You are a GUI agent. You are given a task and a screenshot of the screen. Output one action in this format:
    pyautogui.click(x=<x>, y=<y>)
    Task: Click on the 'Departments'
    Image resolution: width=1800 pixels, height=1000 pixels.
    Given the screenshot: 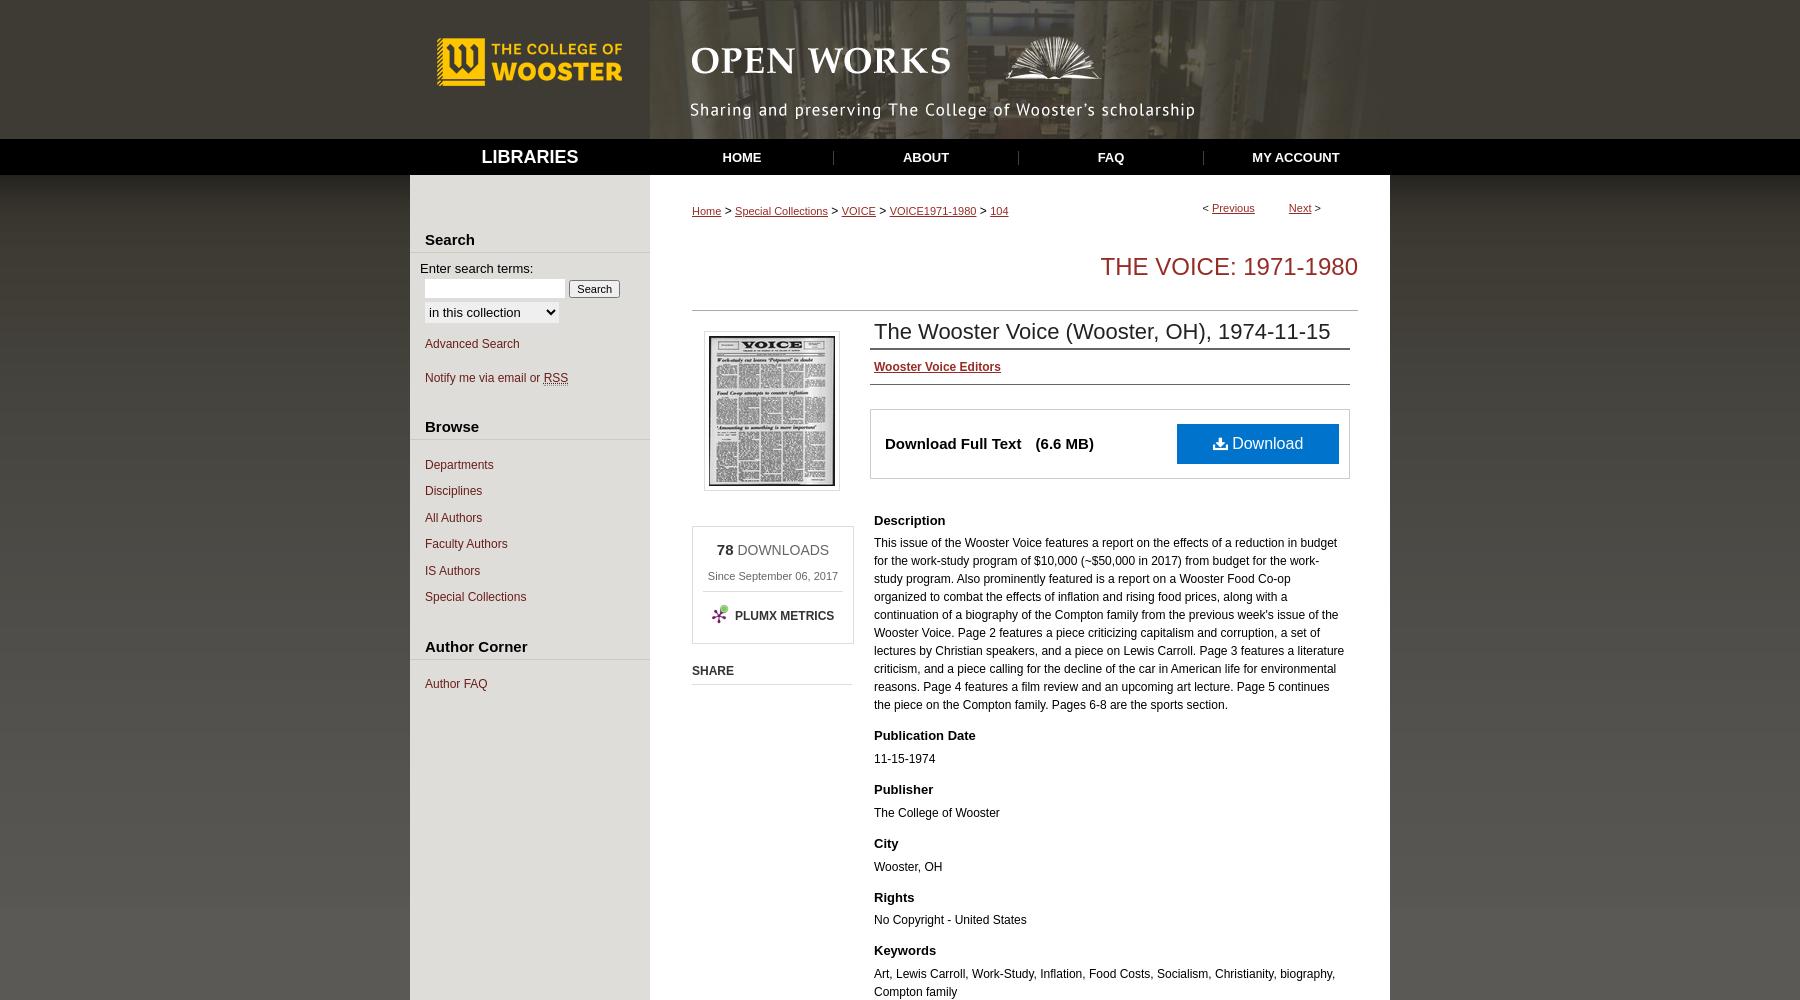 What is the action you would take?
    pyautogui.click(x=458, y=463)
    